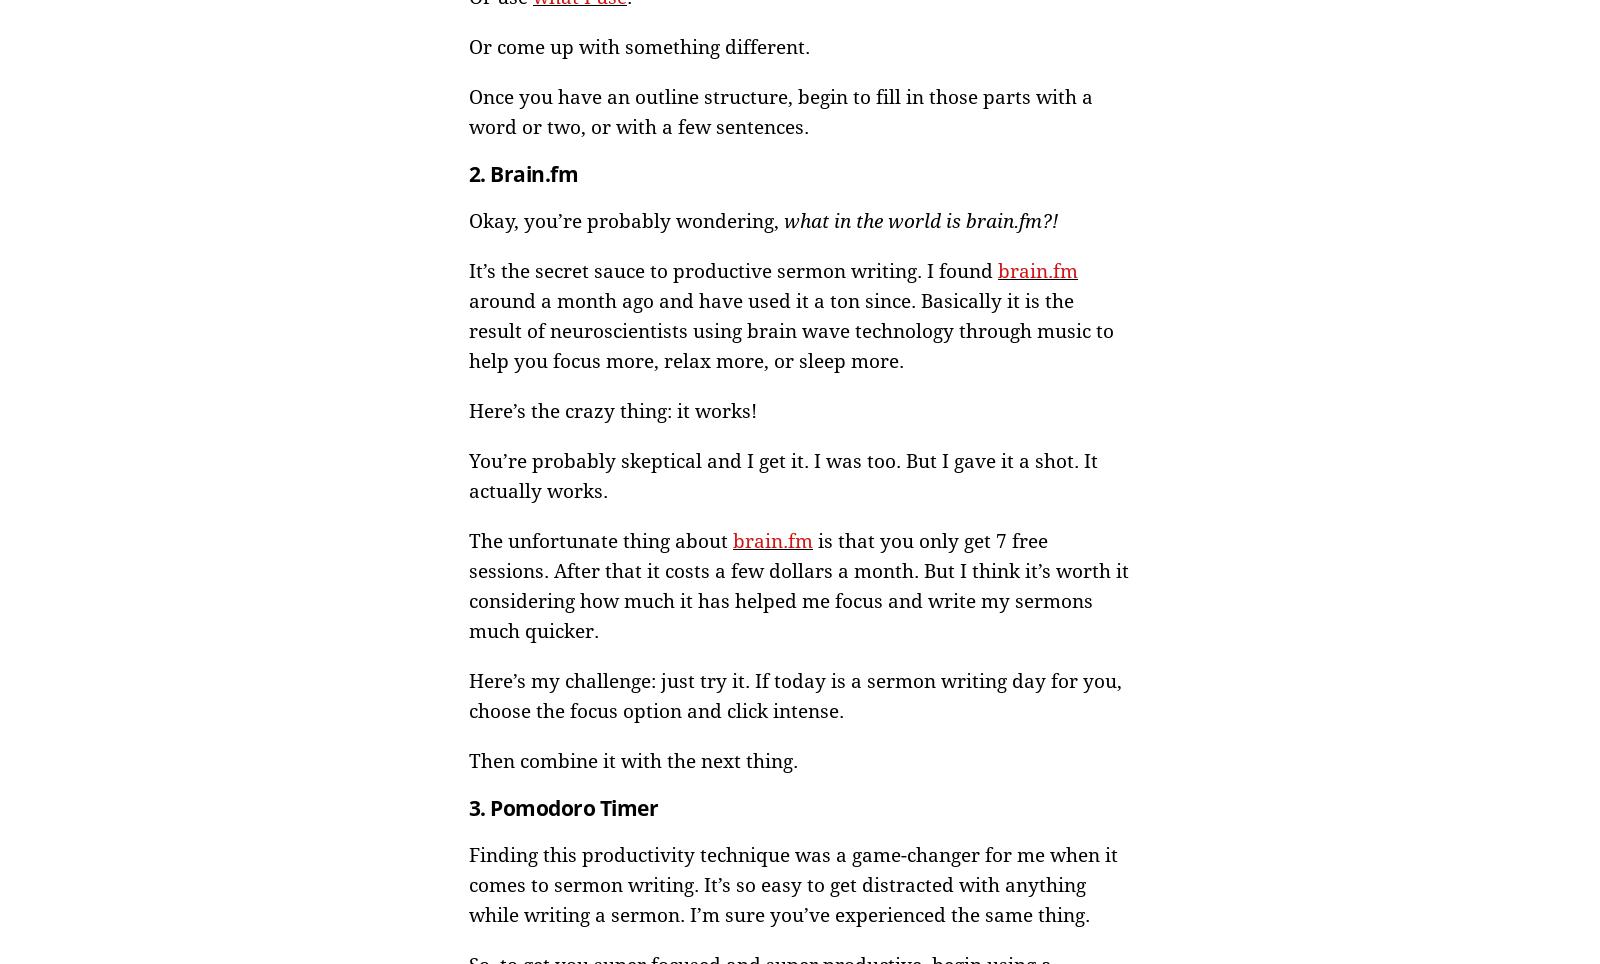 The width and height of the screenshot is (1600, 964). Describe the element at coordinates (599, 540) in the screenshot. I see `'The unfortunate thing about'` at that location.